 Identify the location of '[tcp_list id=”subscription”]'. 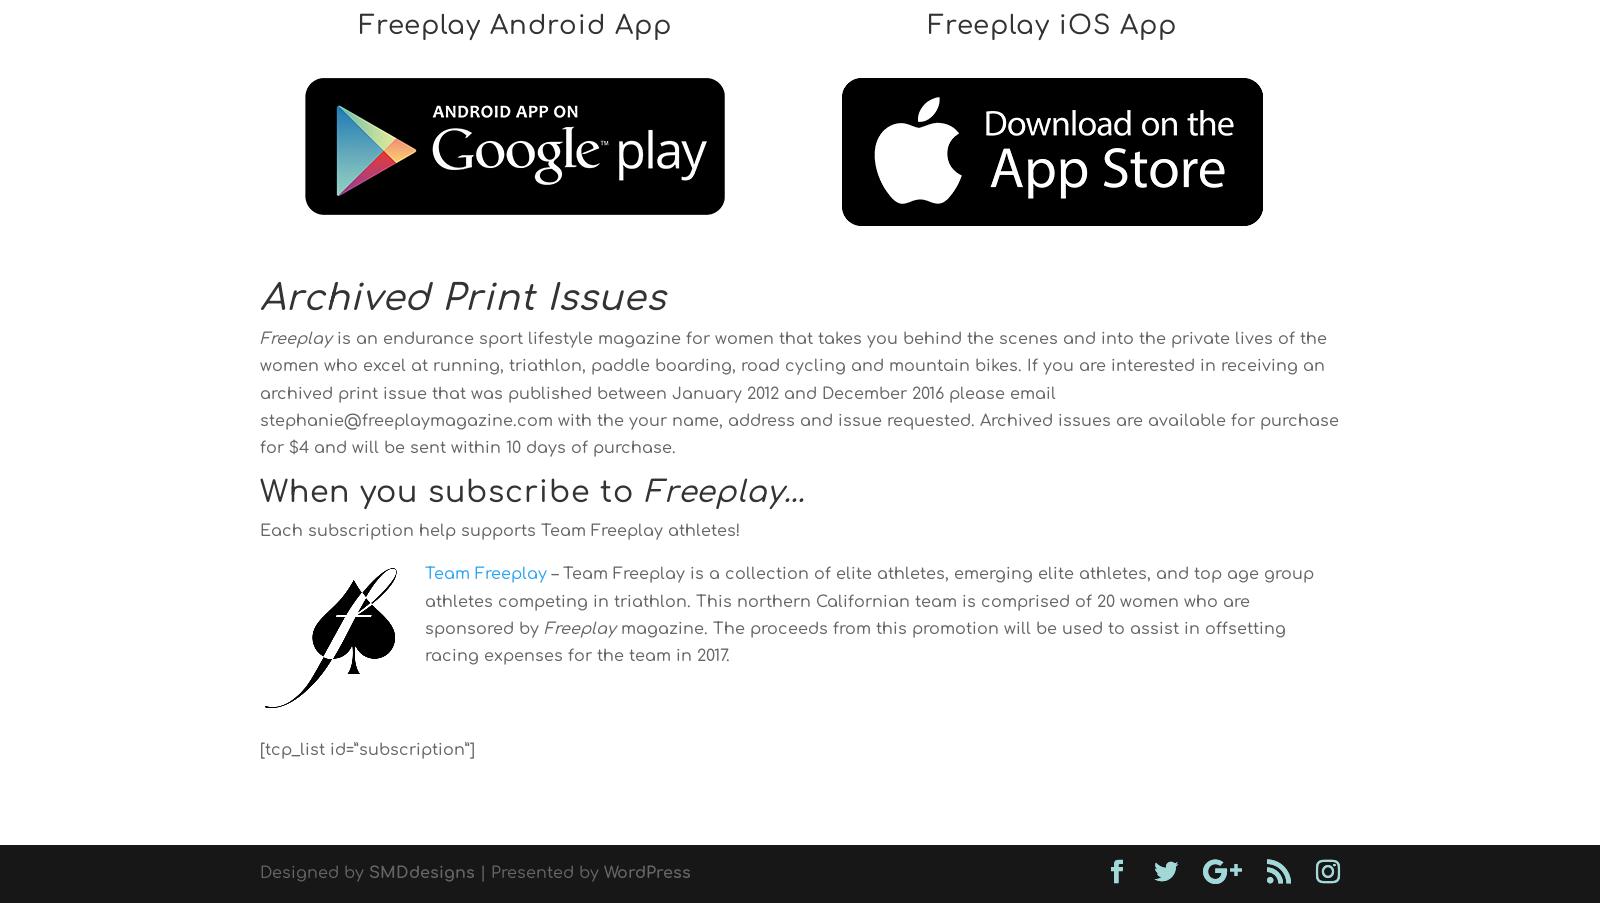
(260, 750).